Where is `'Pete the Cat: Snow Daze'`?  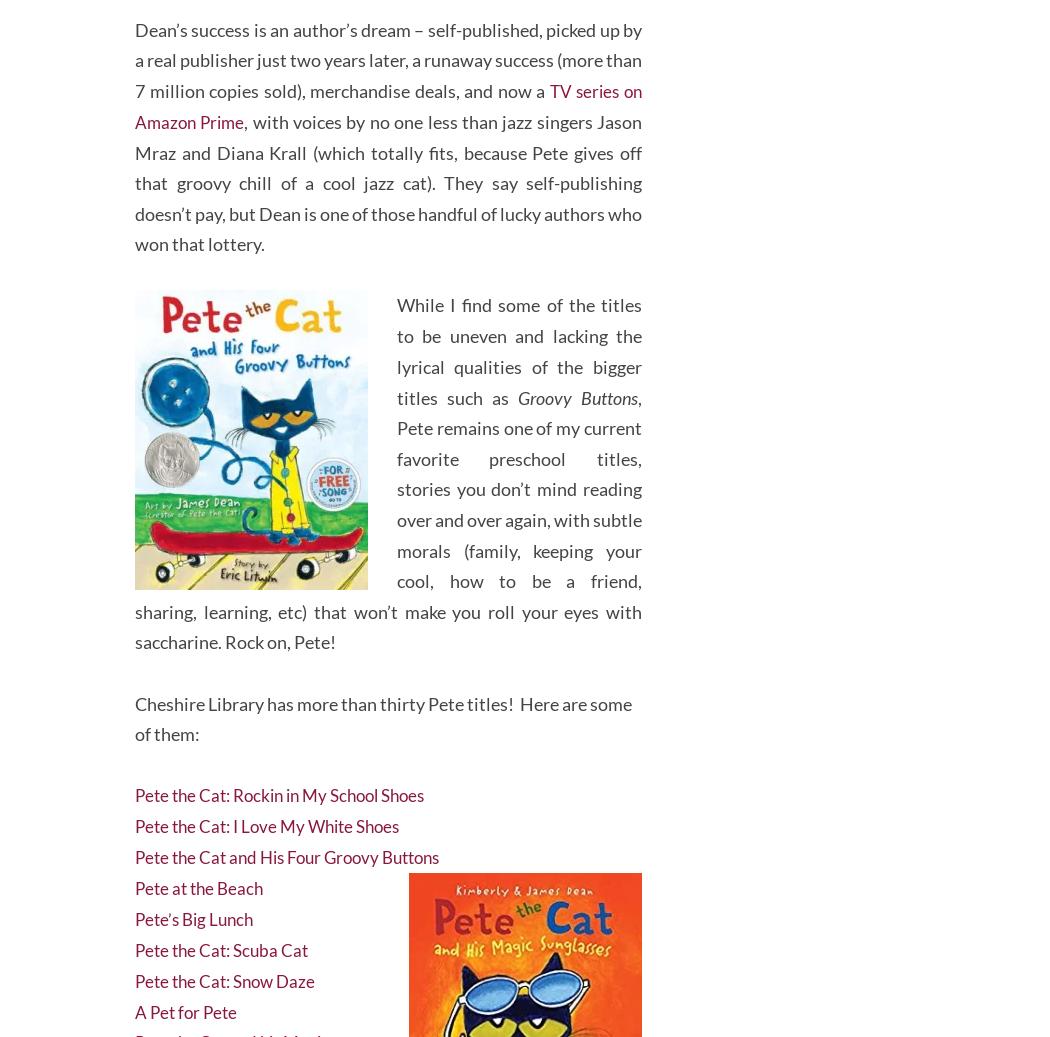
'Pete the Cat: Snow Daze' is located at coordinates (134, 967).